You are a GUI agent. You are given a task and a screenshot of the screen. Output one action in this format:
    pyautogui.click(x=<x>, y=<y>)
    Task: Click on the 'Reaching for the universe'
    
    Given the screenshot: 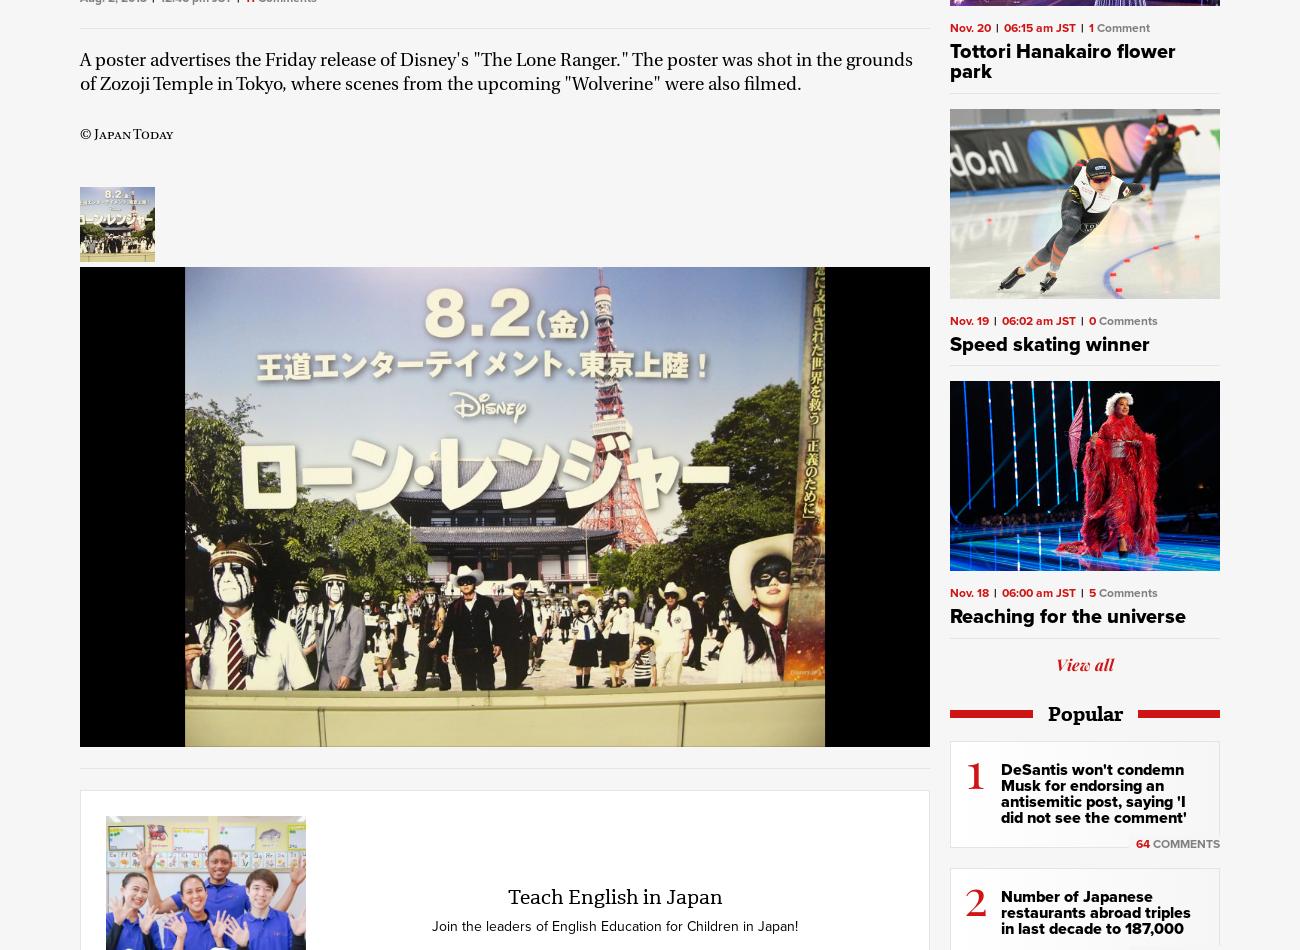 What is the action you would take?
    pyautogui.click(x=1067, y=617)
    